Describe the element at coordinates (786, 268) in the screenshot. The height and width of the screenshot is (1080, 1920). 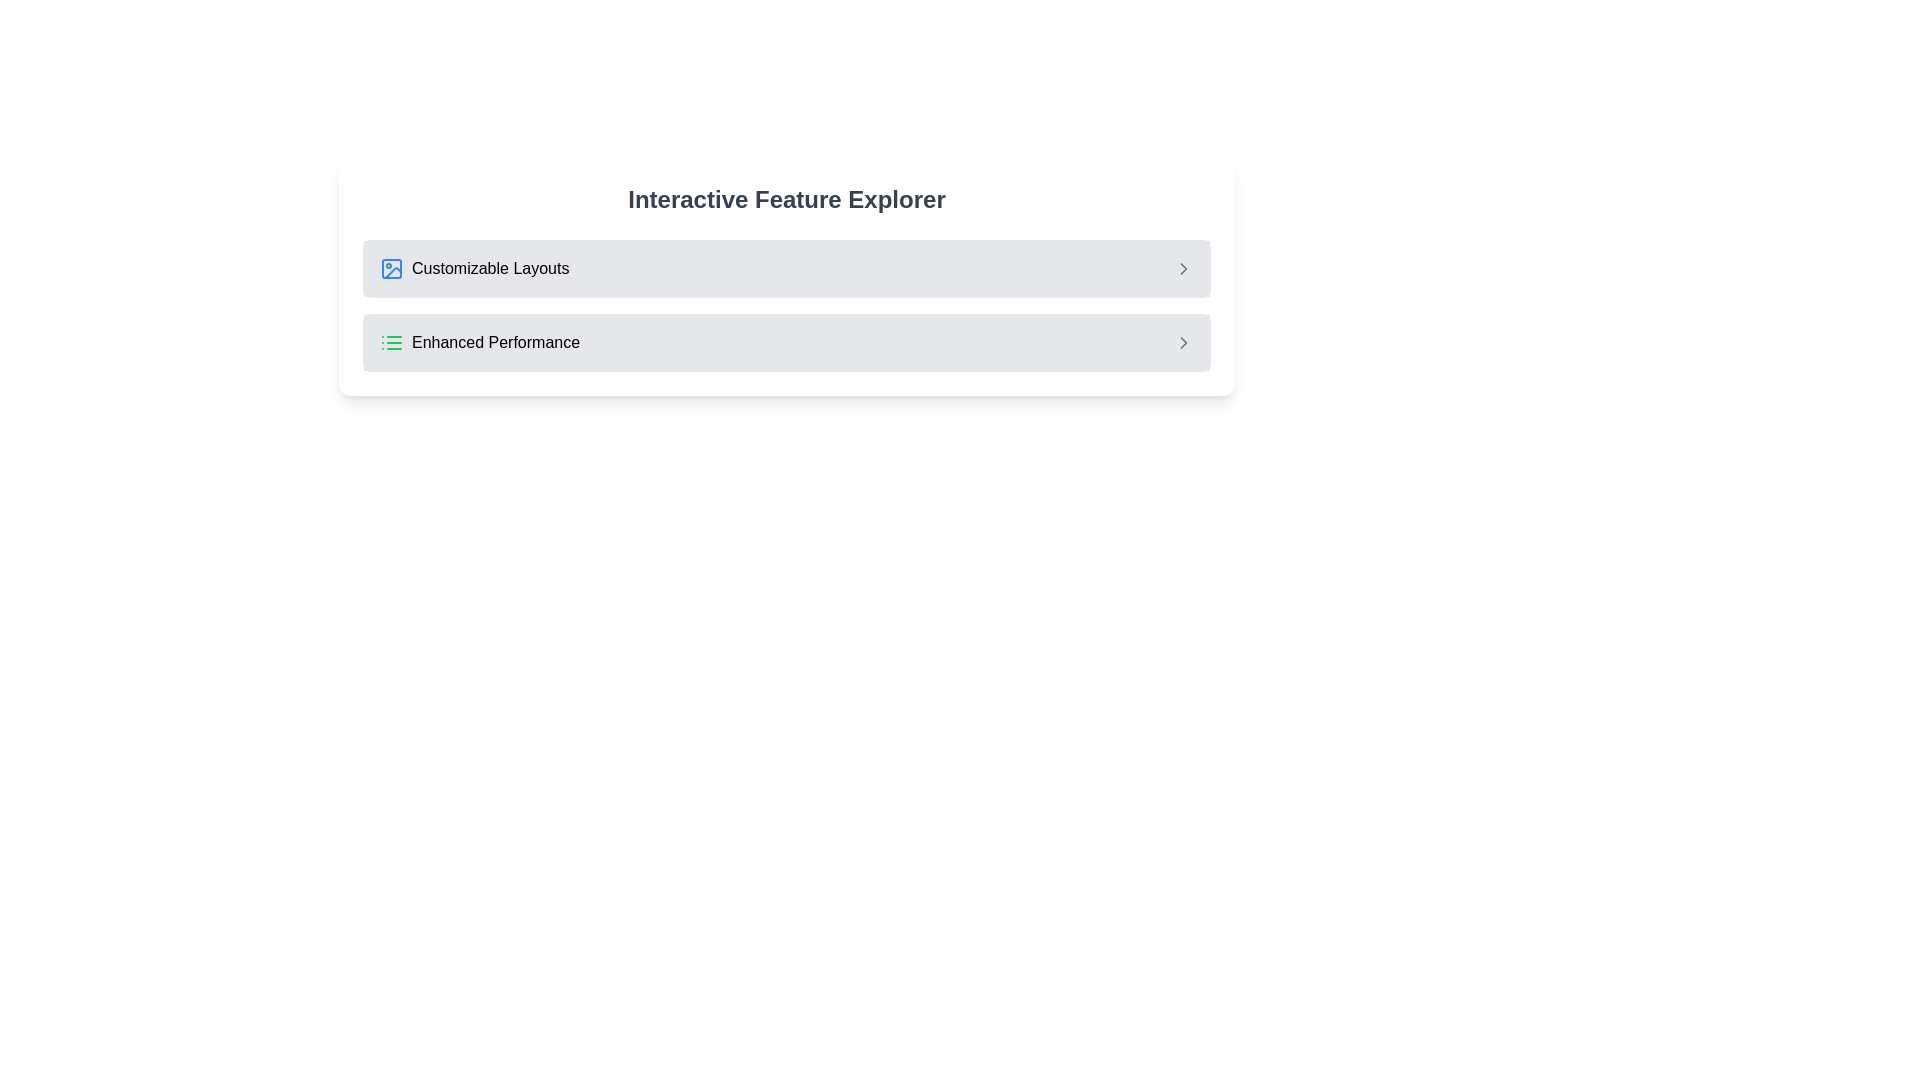
I see `the first clickable button in the 'Interactive Feature Explorer' section` at that location.